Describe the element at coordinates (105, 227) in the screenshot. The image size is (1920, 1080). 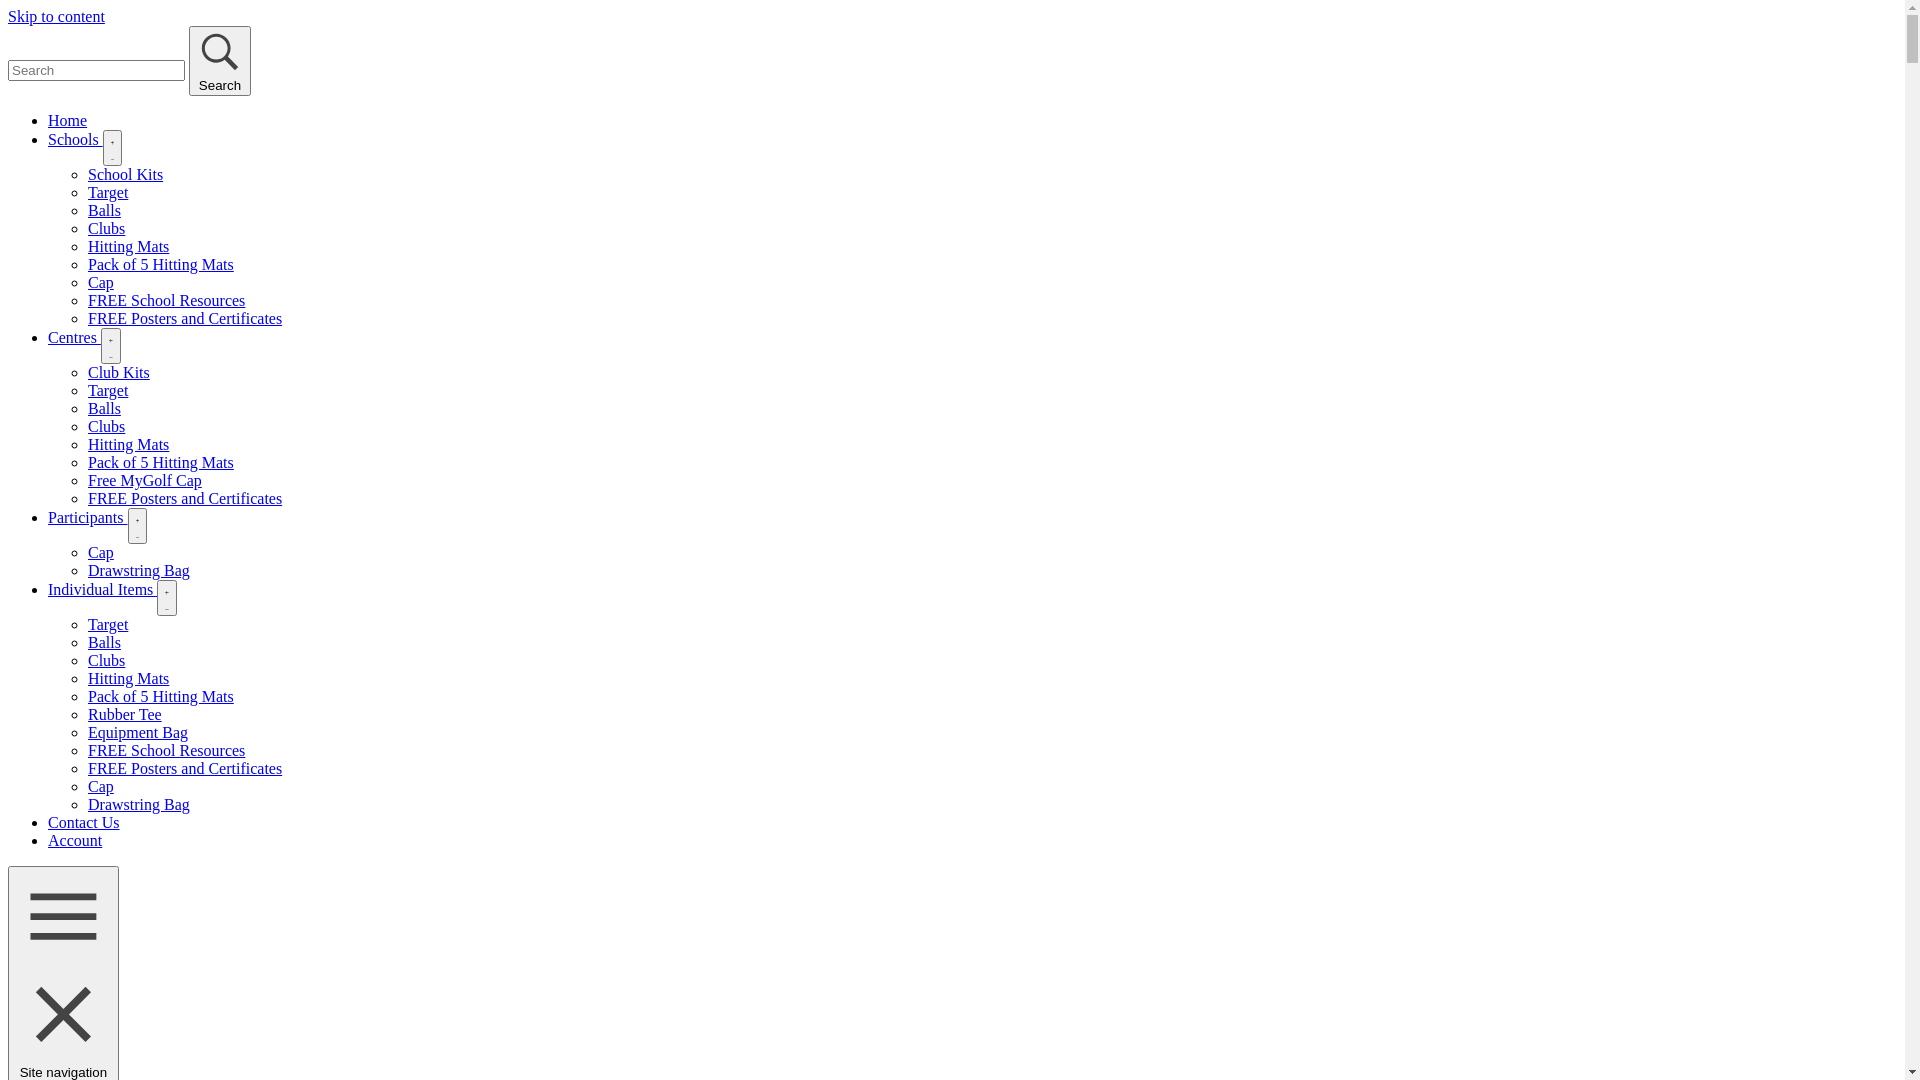
I see `'Clubs'` at that location.